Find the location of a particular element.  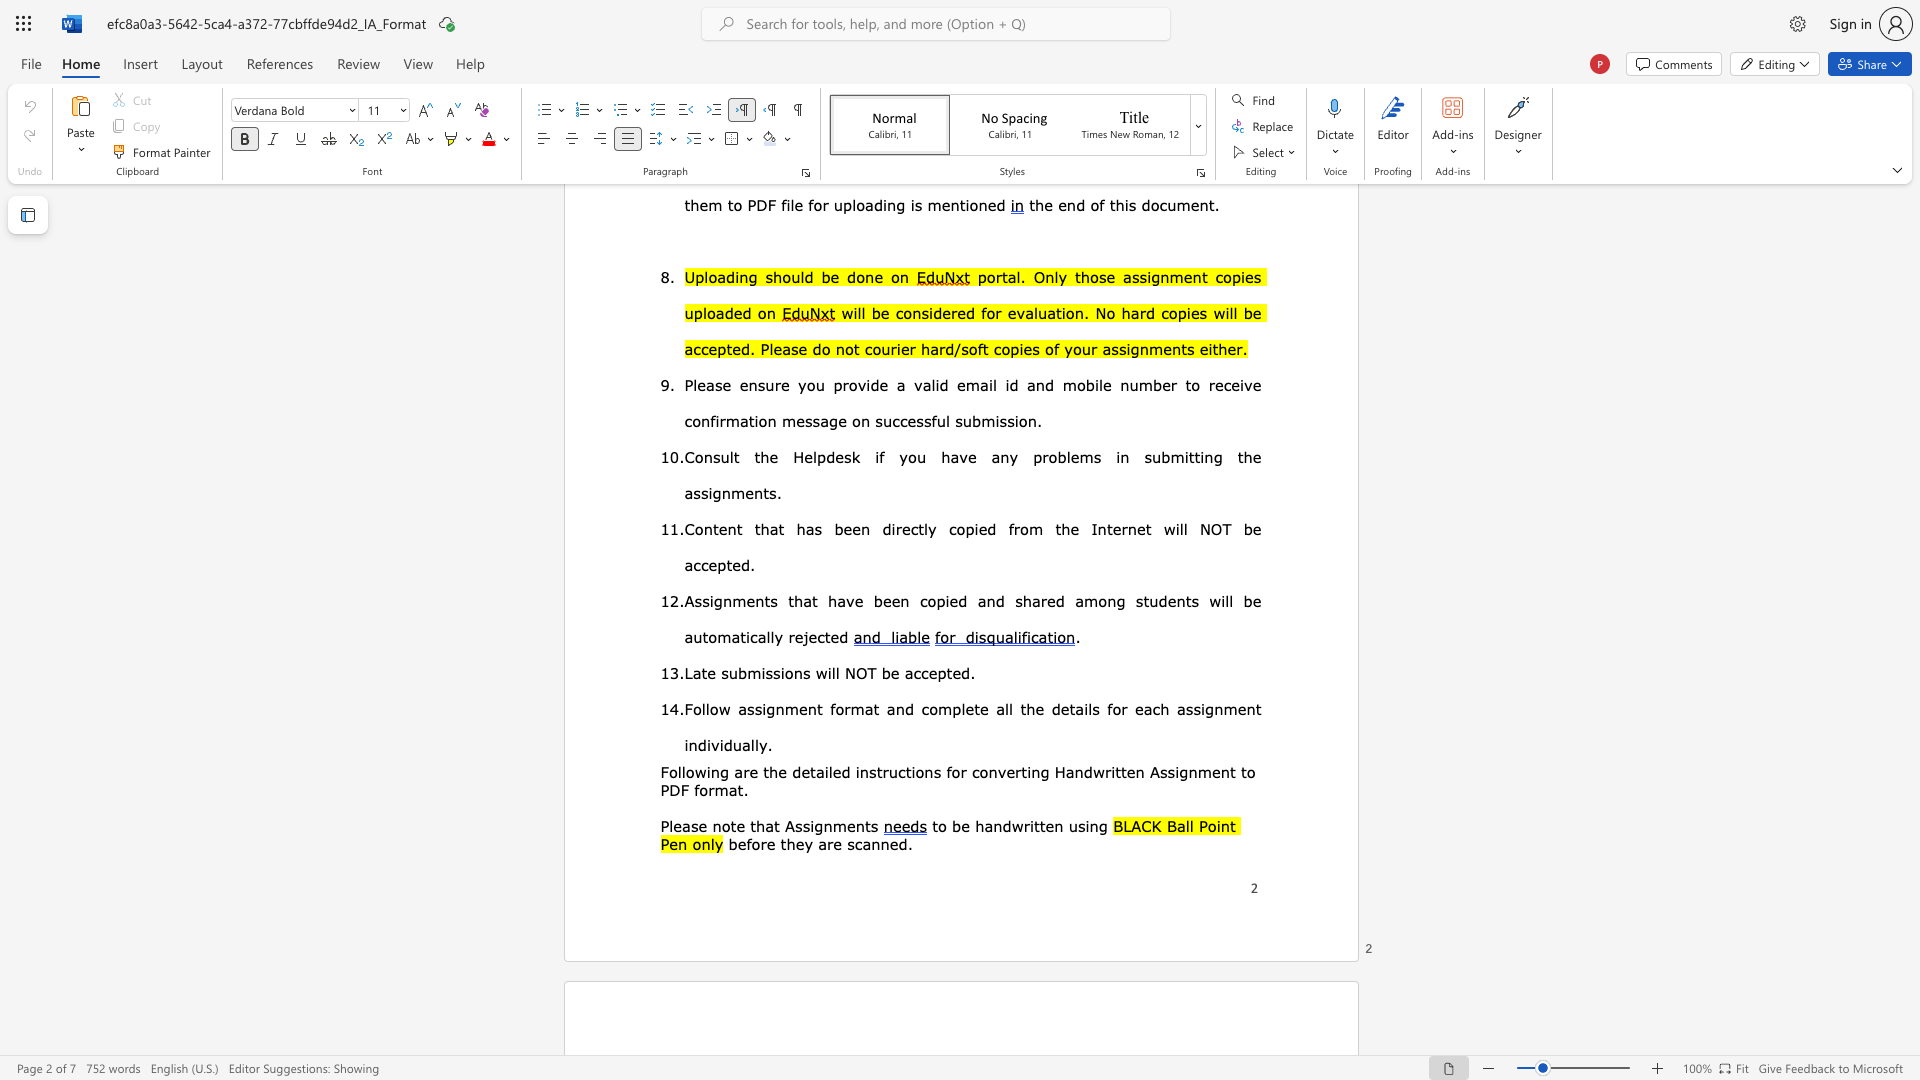

the subset text "ts" within the text "Please note that Assignments" is located at coordinates (864, 825).